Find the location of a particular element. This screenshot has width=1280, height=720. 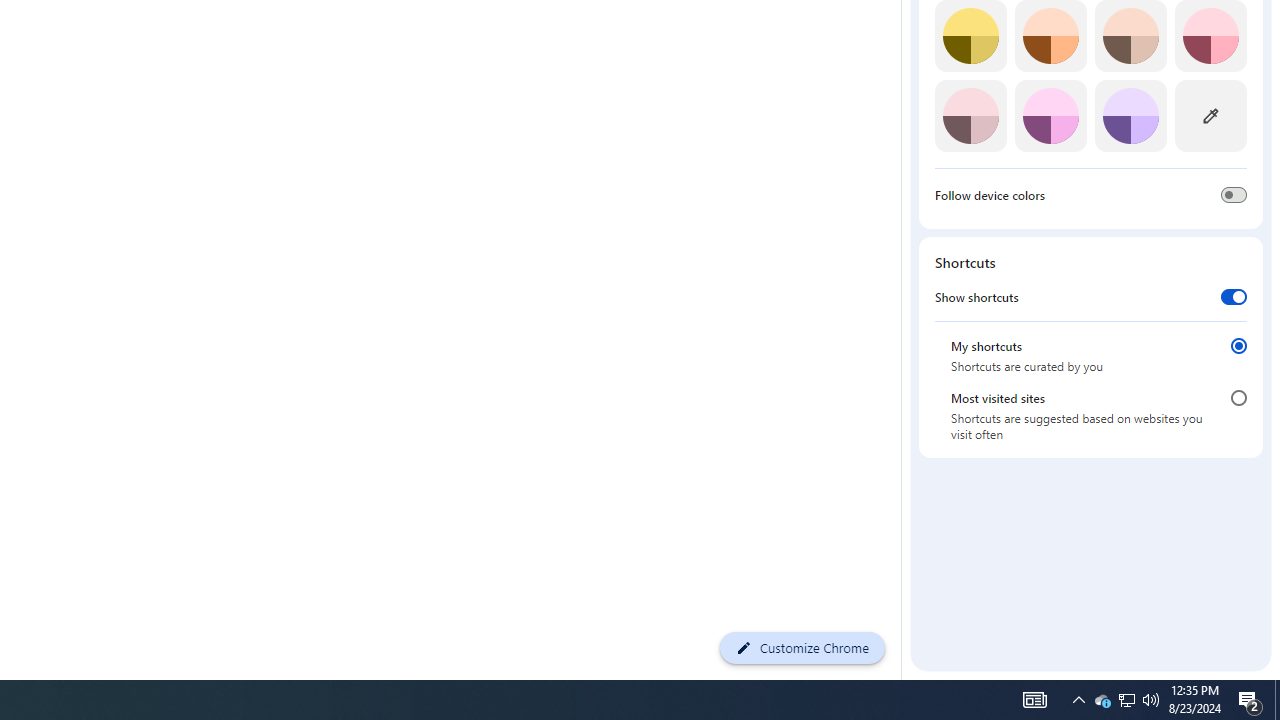

'Rose' is located at coordinates (1209, 36).